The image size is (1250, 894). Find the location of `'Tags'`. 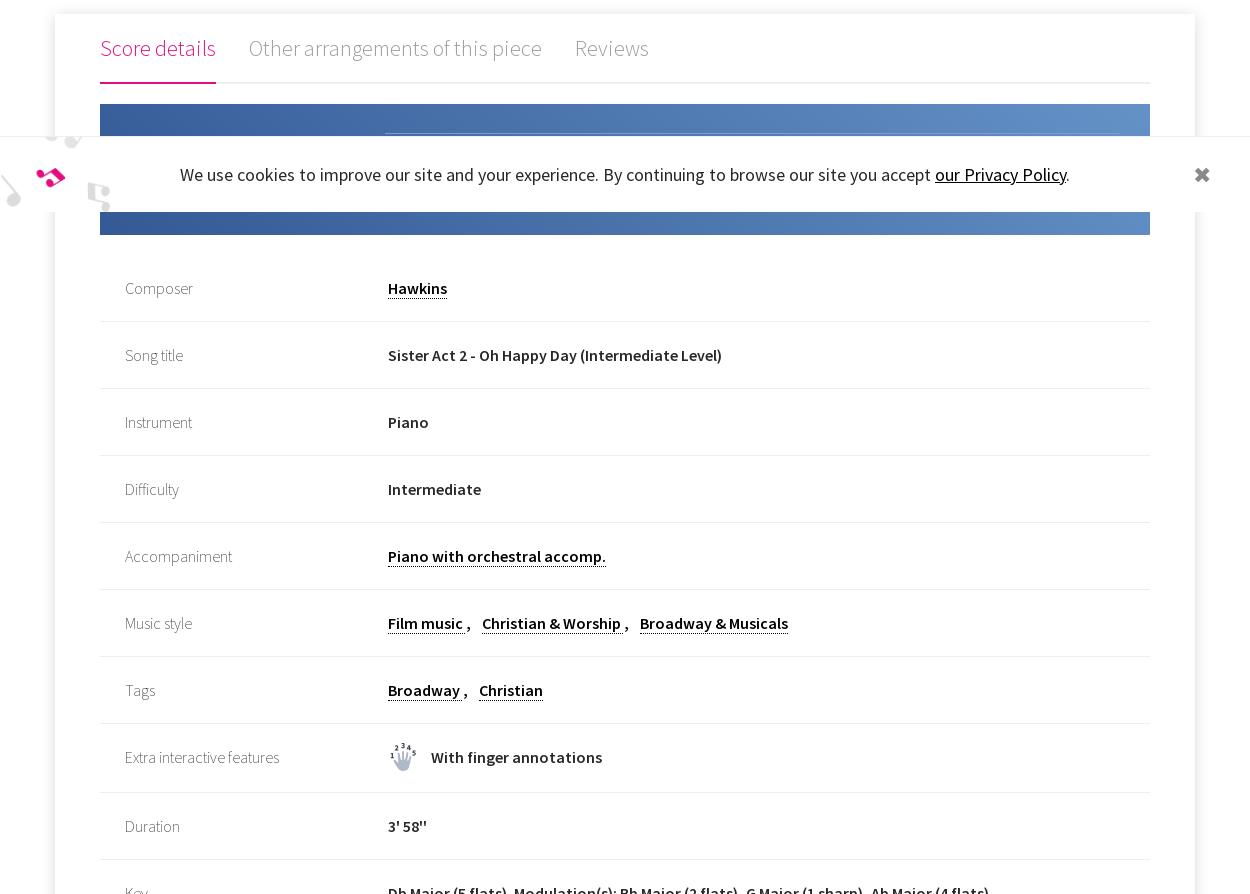

'Tags' is located at coordinates (140, 688).